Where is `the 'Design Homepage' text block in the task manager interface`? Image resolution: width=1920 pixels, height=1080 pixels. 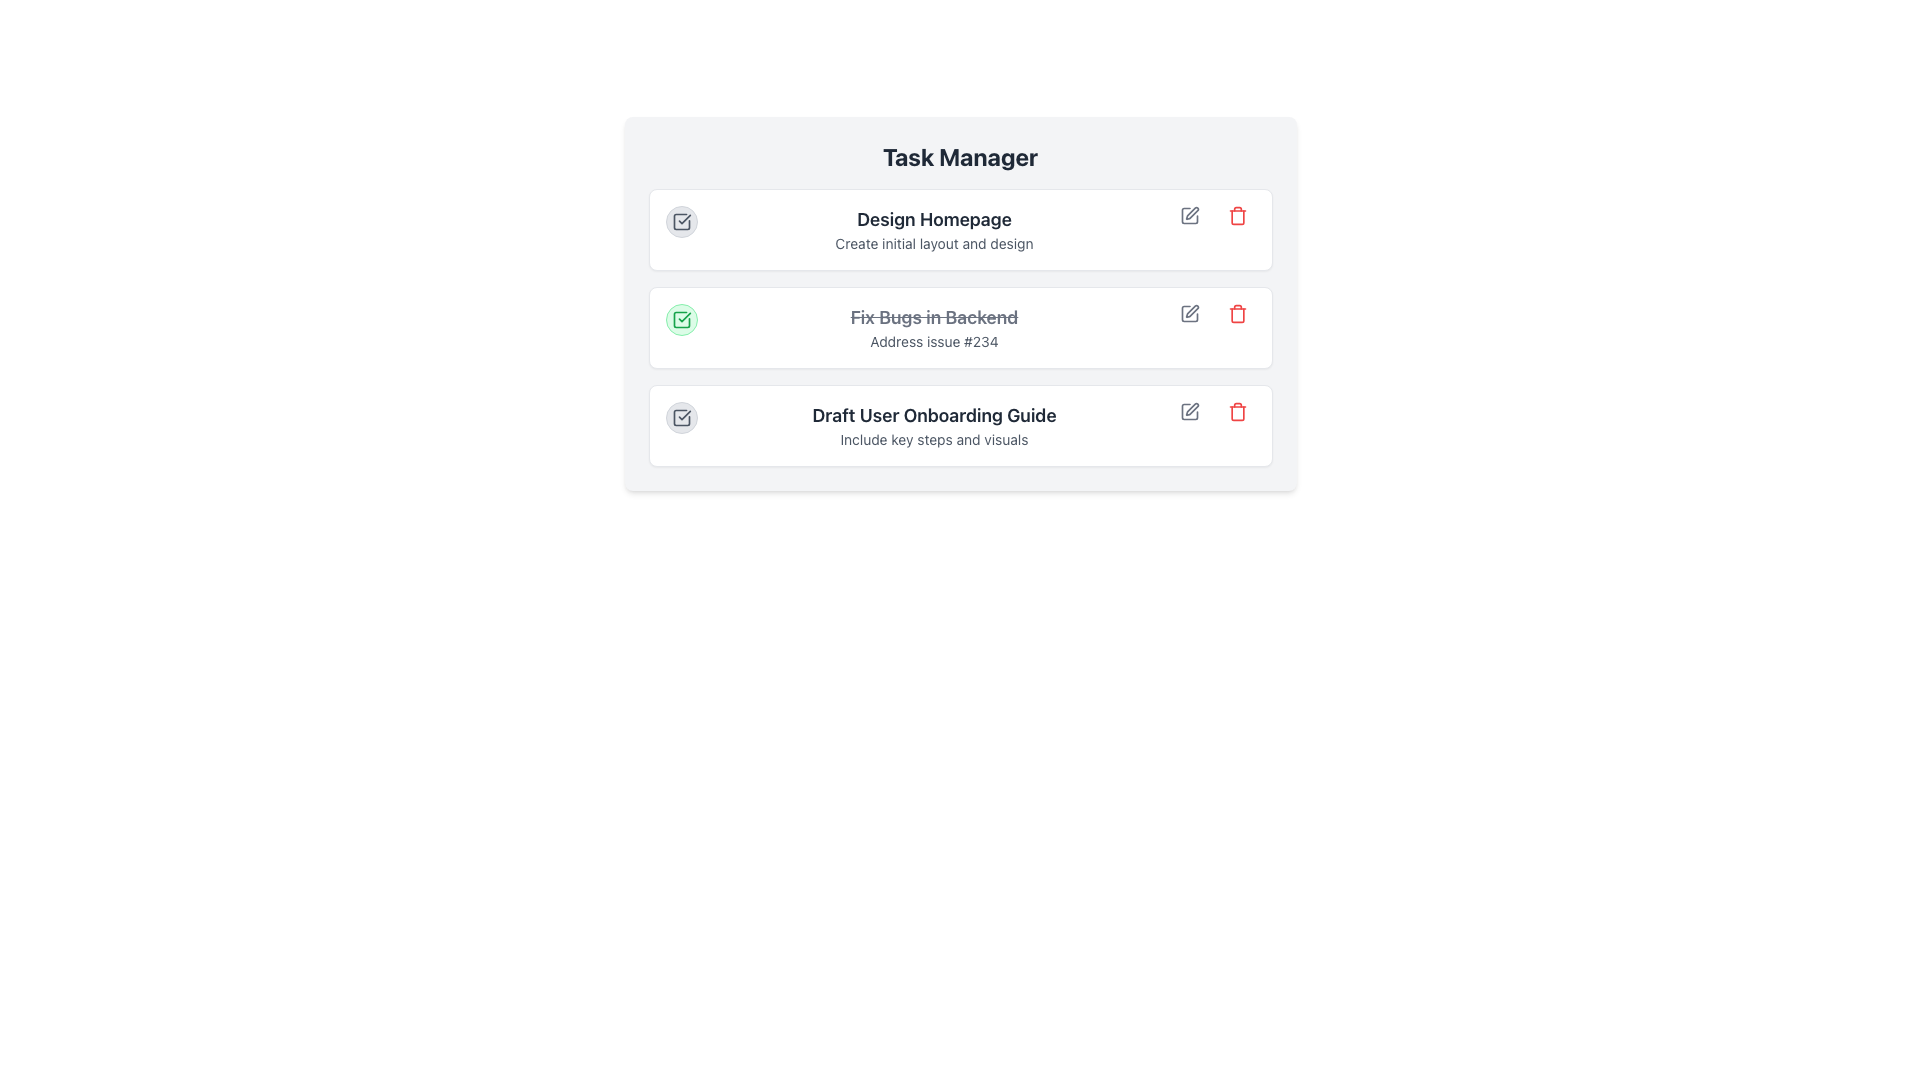
the 'Design Homepage' text block in the task manager interface is located at coordinates (933, 229).